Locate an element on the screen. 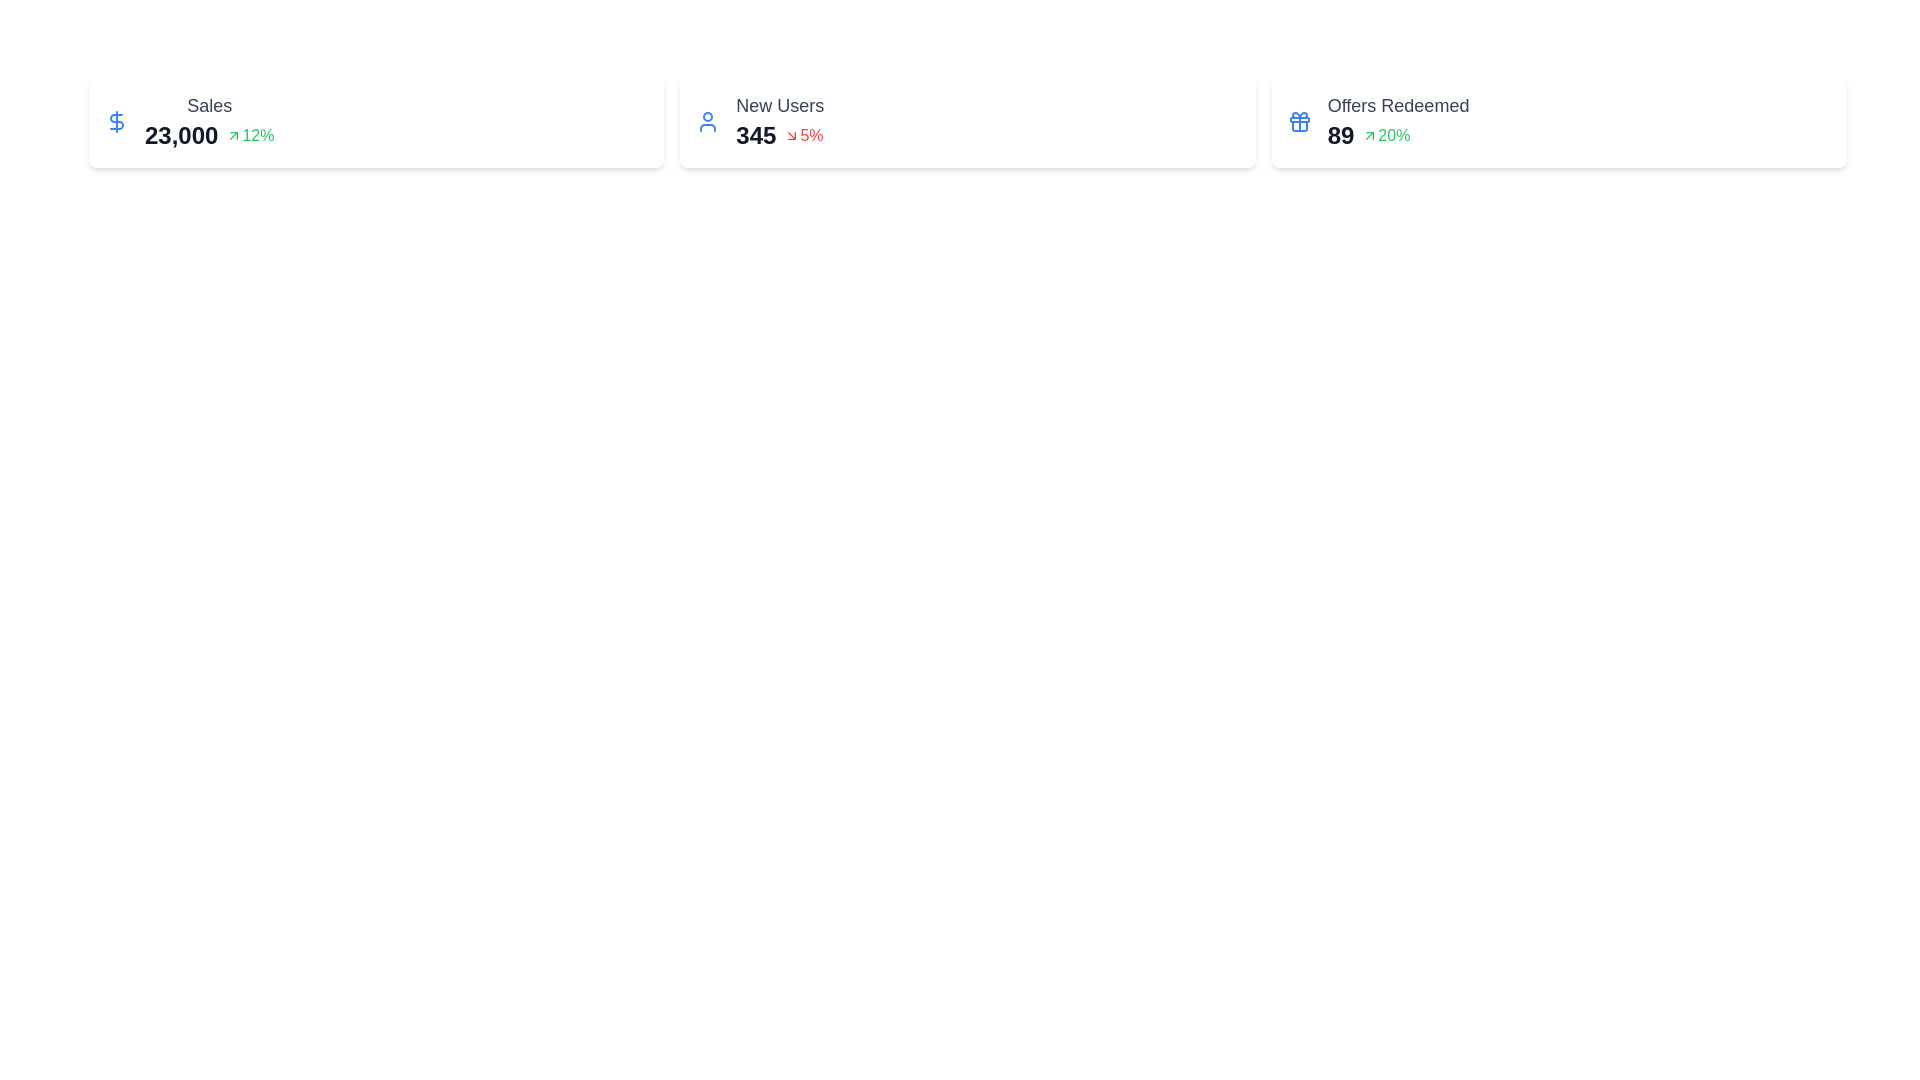 This screenshot has height=1080, width=1920. the red text label displaying '5%' located on the right side of a small arrow icon in the 'New Users' section is located at coordinates (811, 135).